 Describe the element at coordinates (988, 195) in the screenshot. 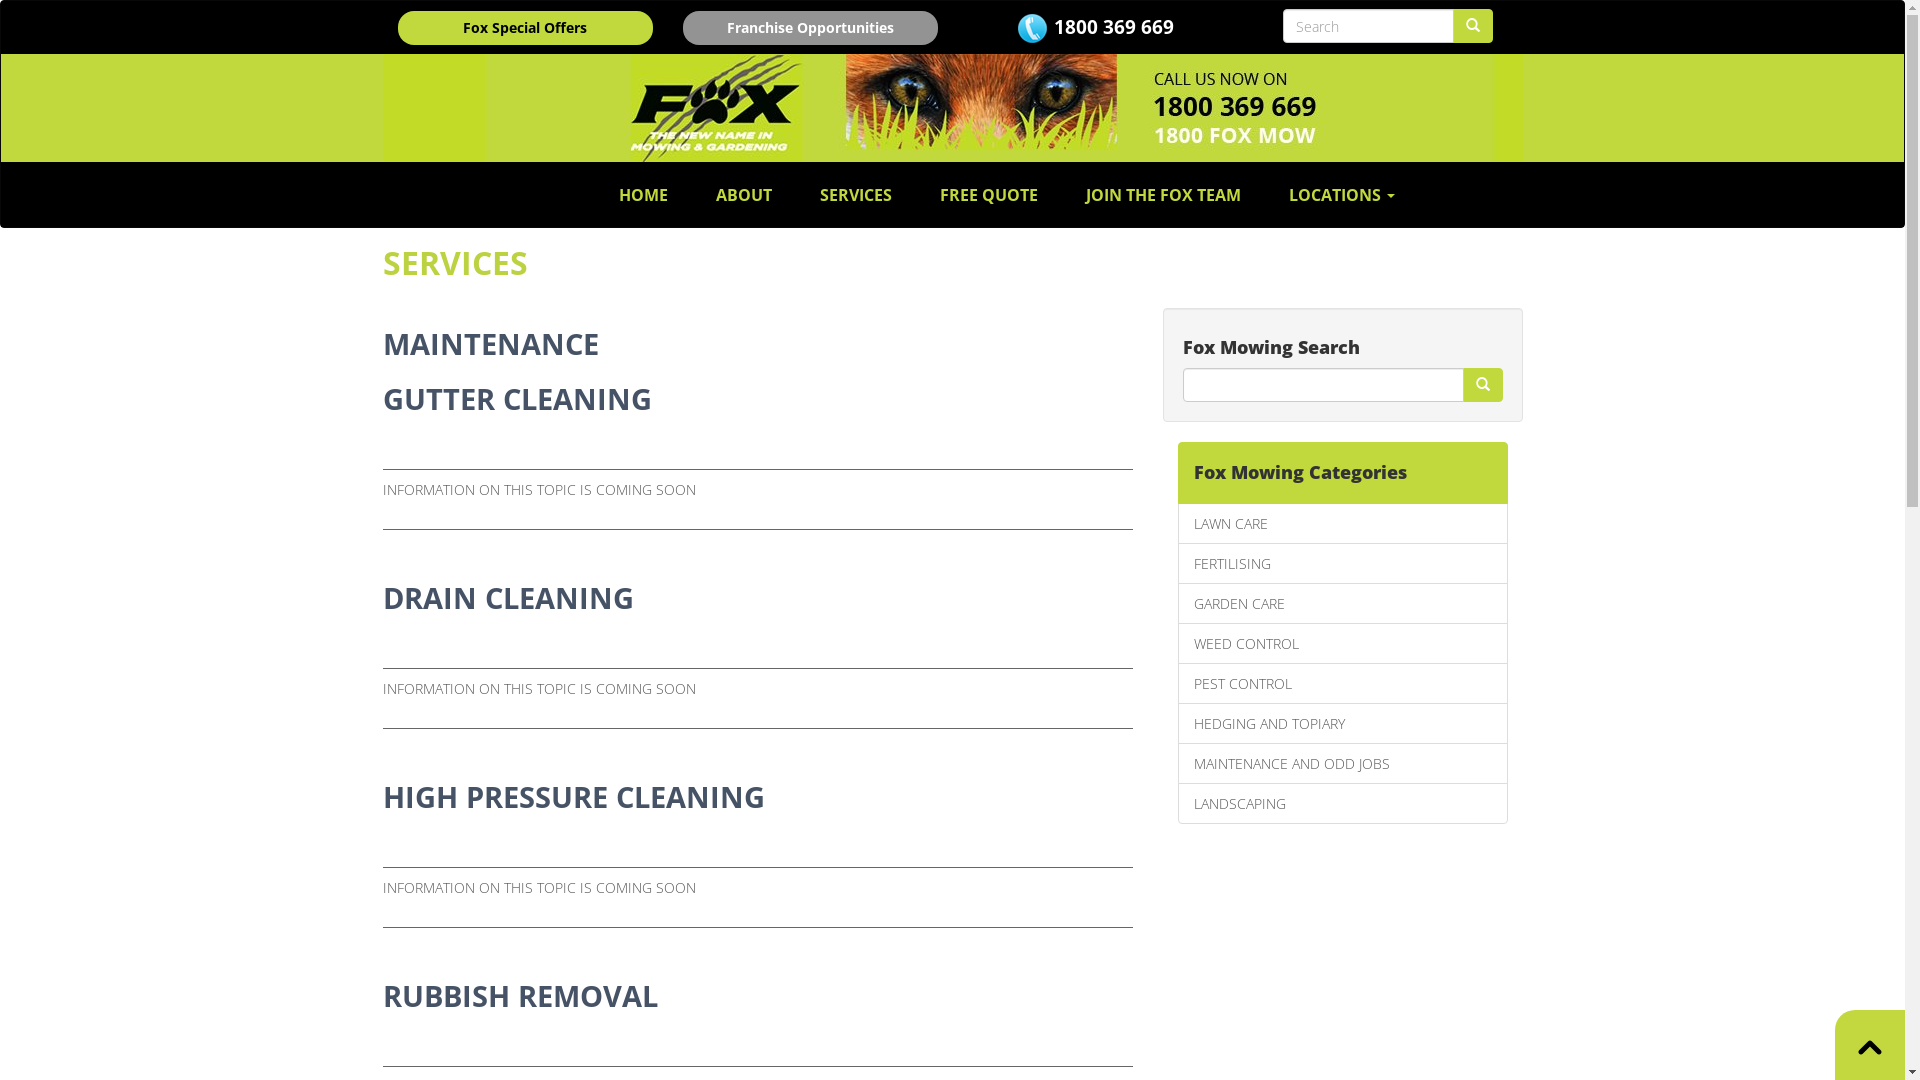

I see `'FREE QUOTE'` at that location.